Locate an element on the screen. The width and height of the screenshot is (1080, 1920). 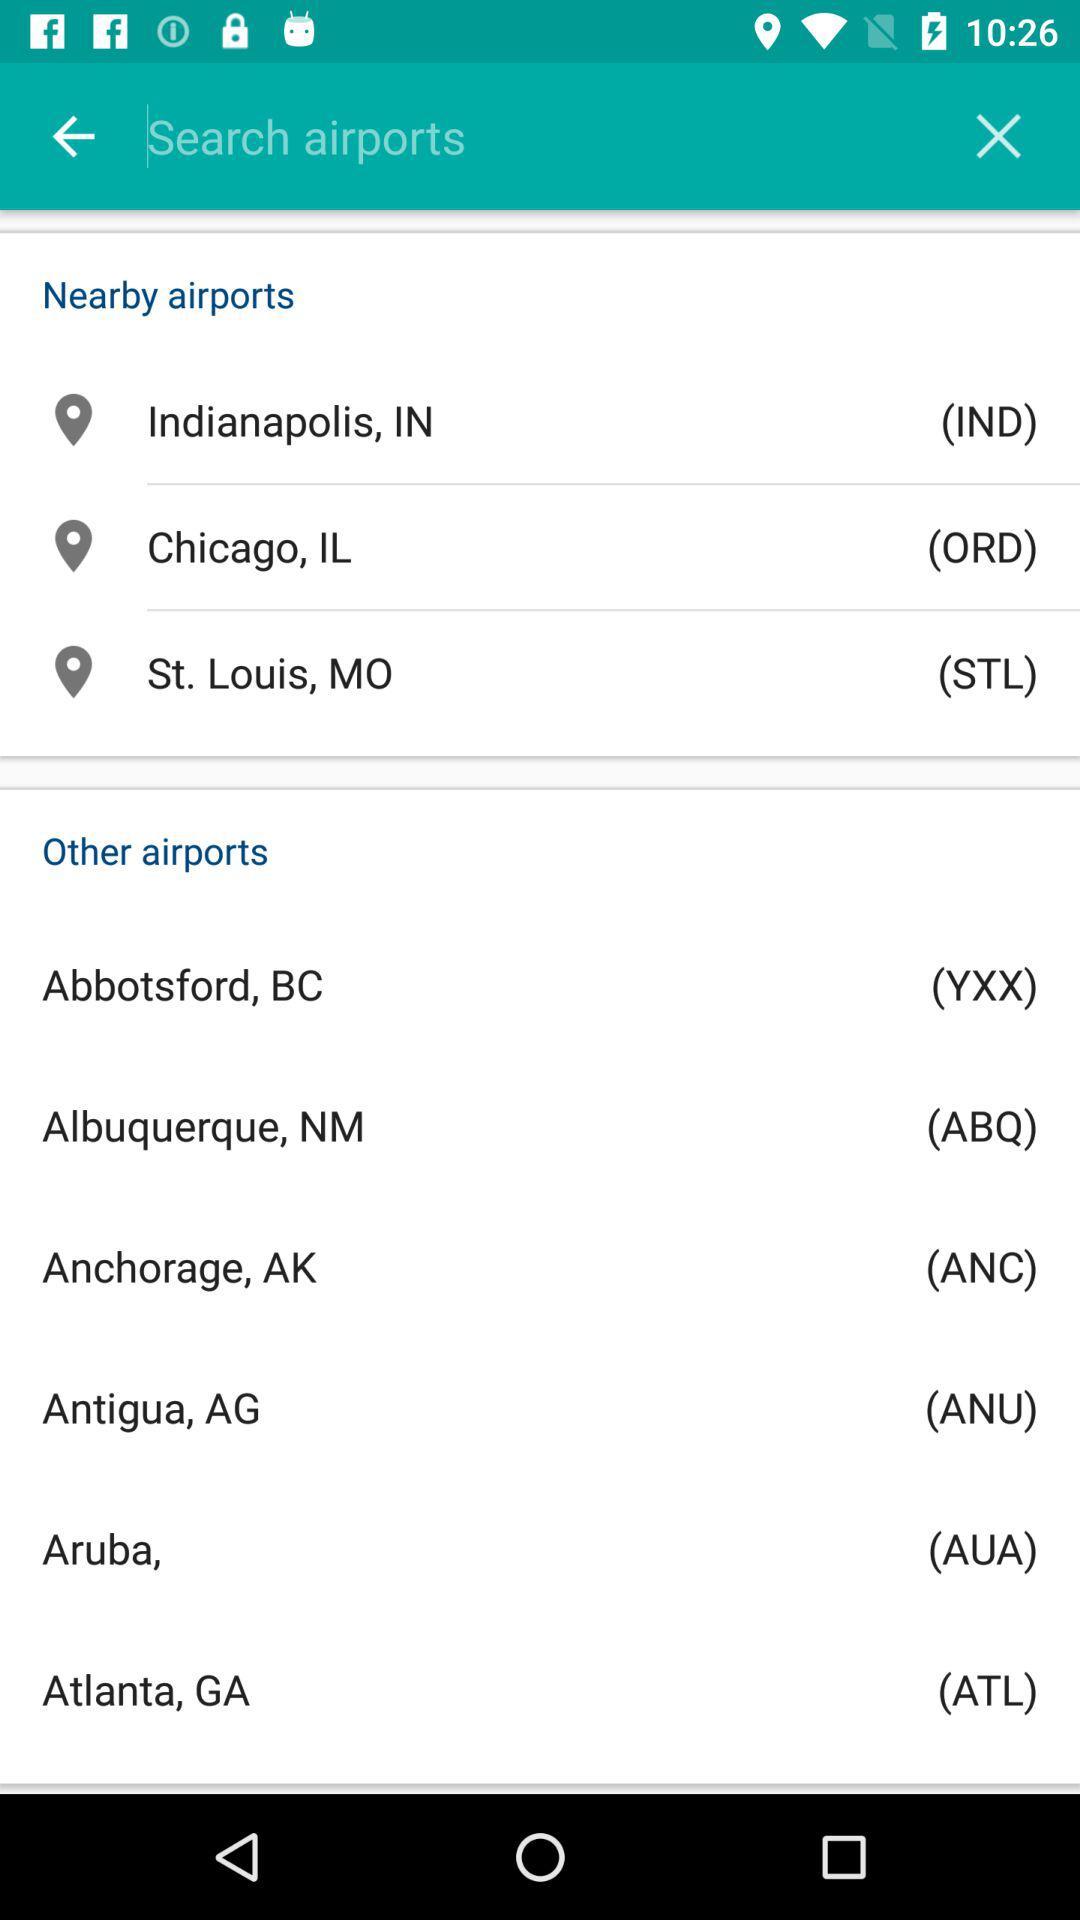
this is located at coordinates (998, 135).